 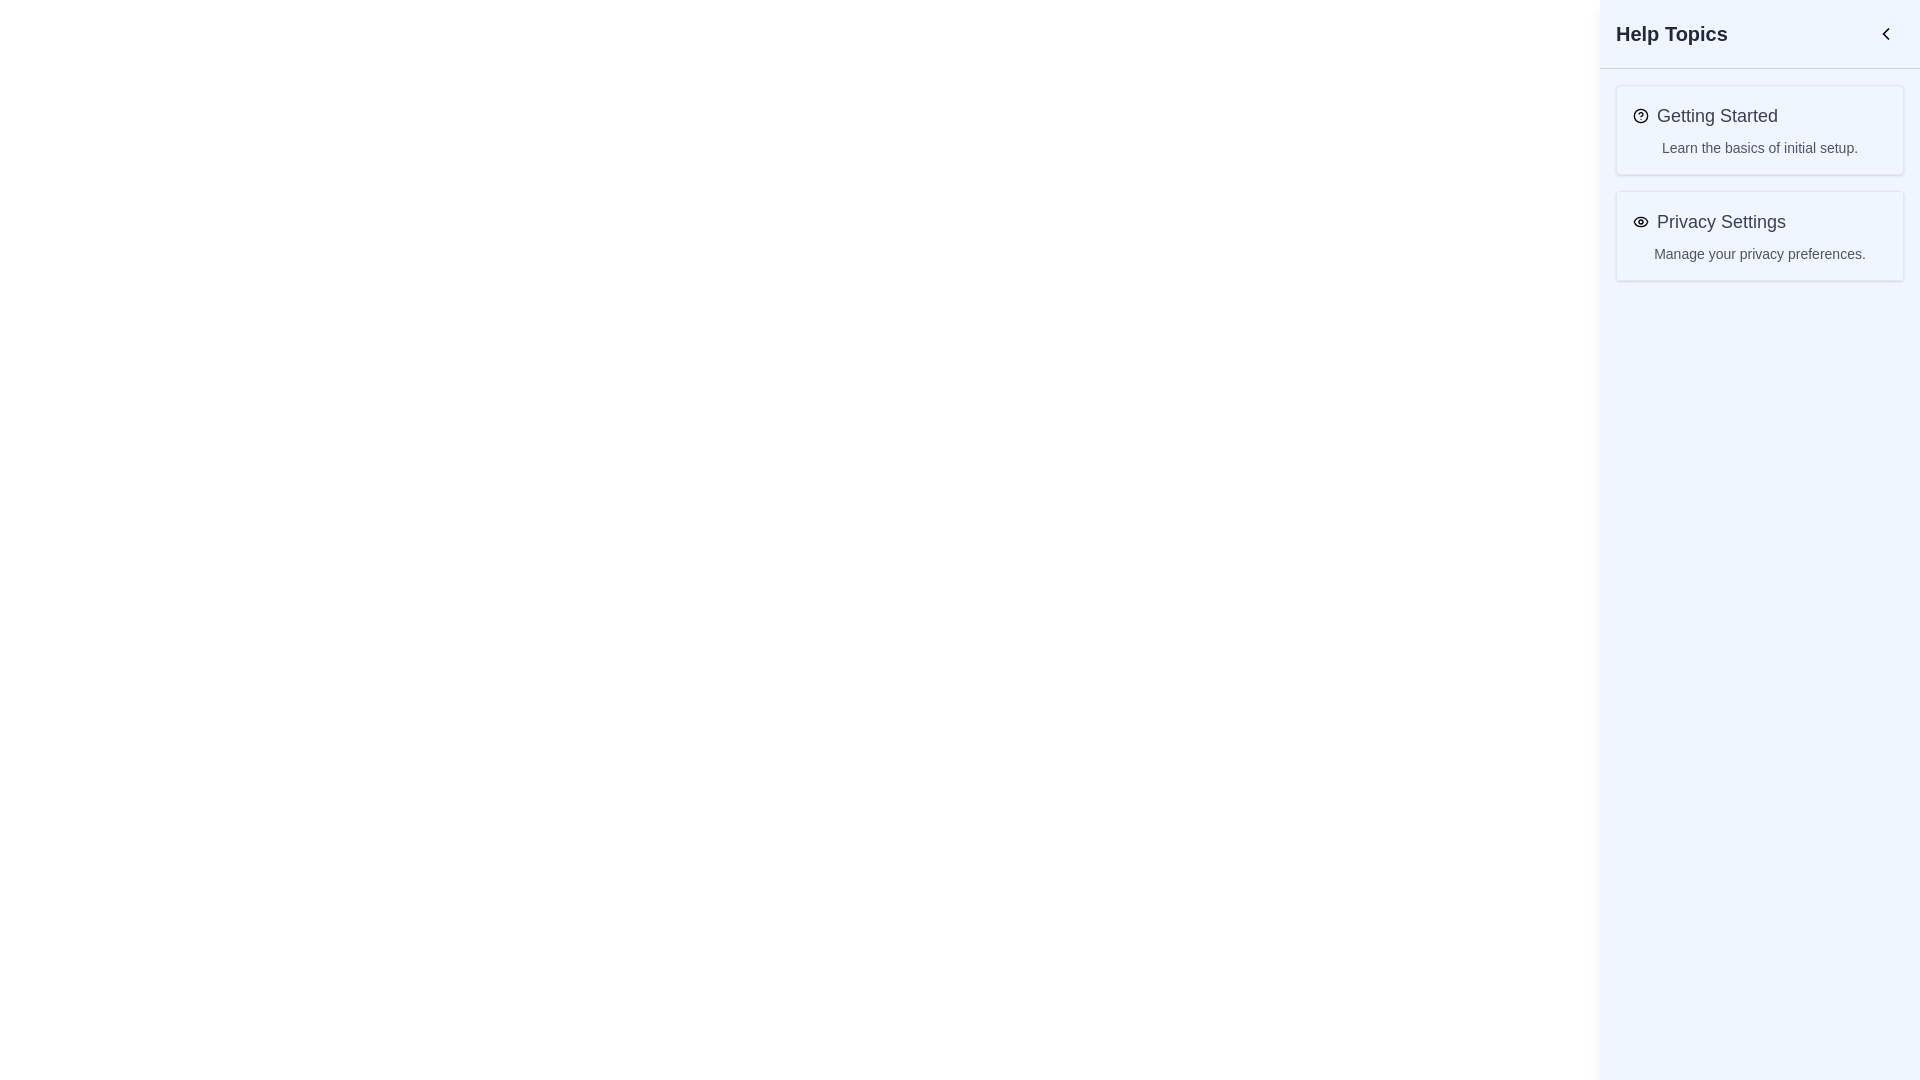 What do you see at coordinates (1760, 115) in the screenshot?
I see `the 'Getting Started' label with icon located at the top of the help topics card` at bounding box center [1760, 115].